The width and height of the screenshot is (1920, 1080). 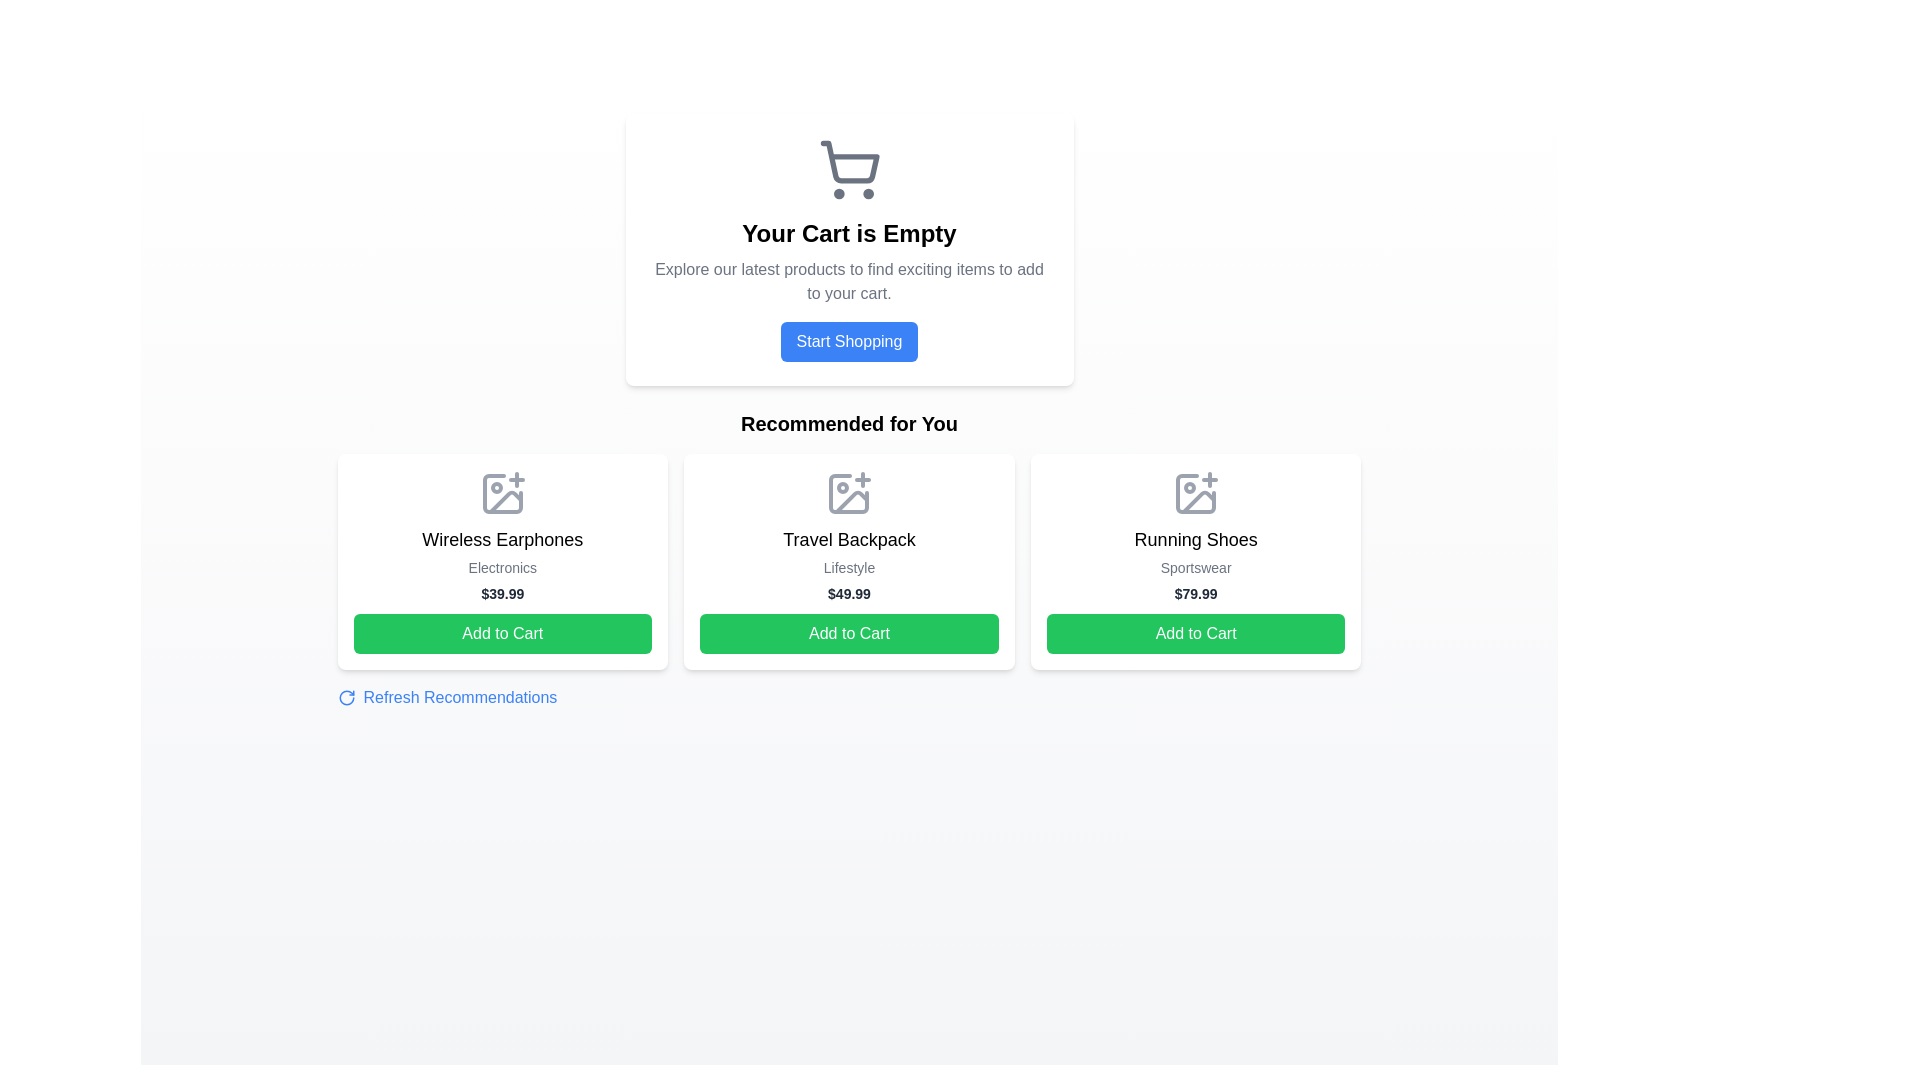 What do you see at coordinates (1196, 633) in the screenshot?
I see `the 'Add to Cart' button with a green background located at the bottom of the third product card` at bounding box center [1196, 633].